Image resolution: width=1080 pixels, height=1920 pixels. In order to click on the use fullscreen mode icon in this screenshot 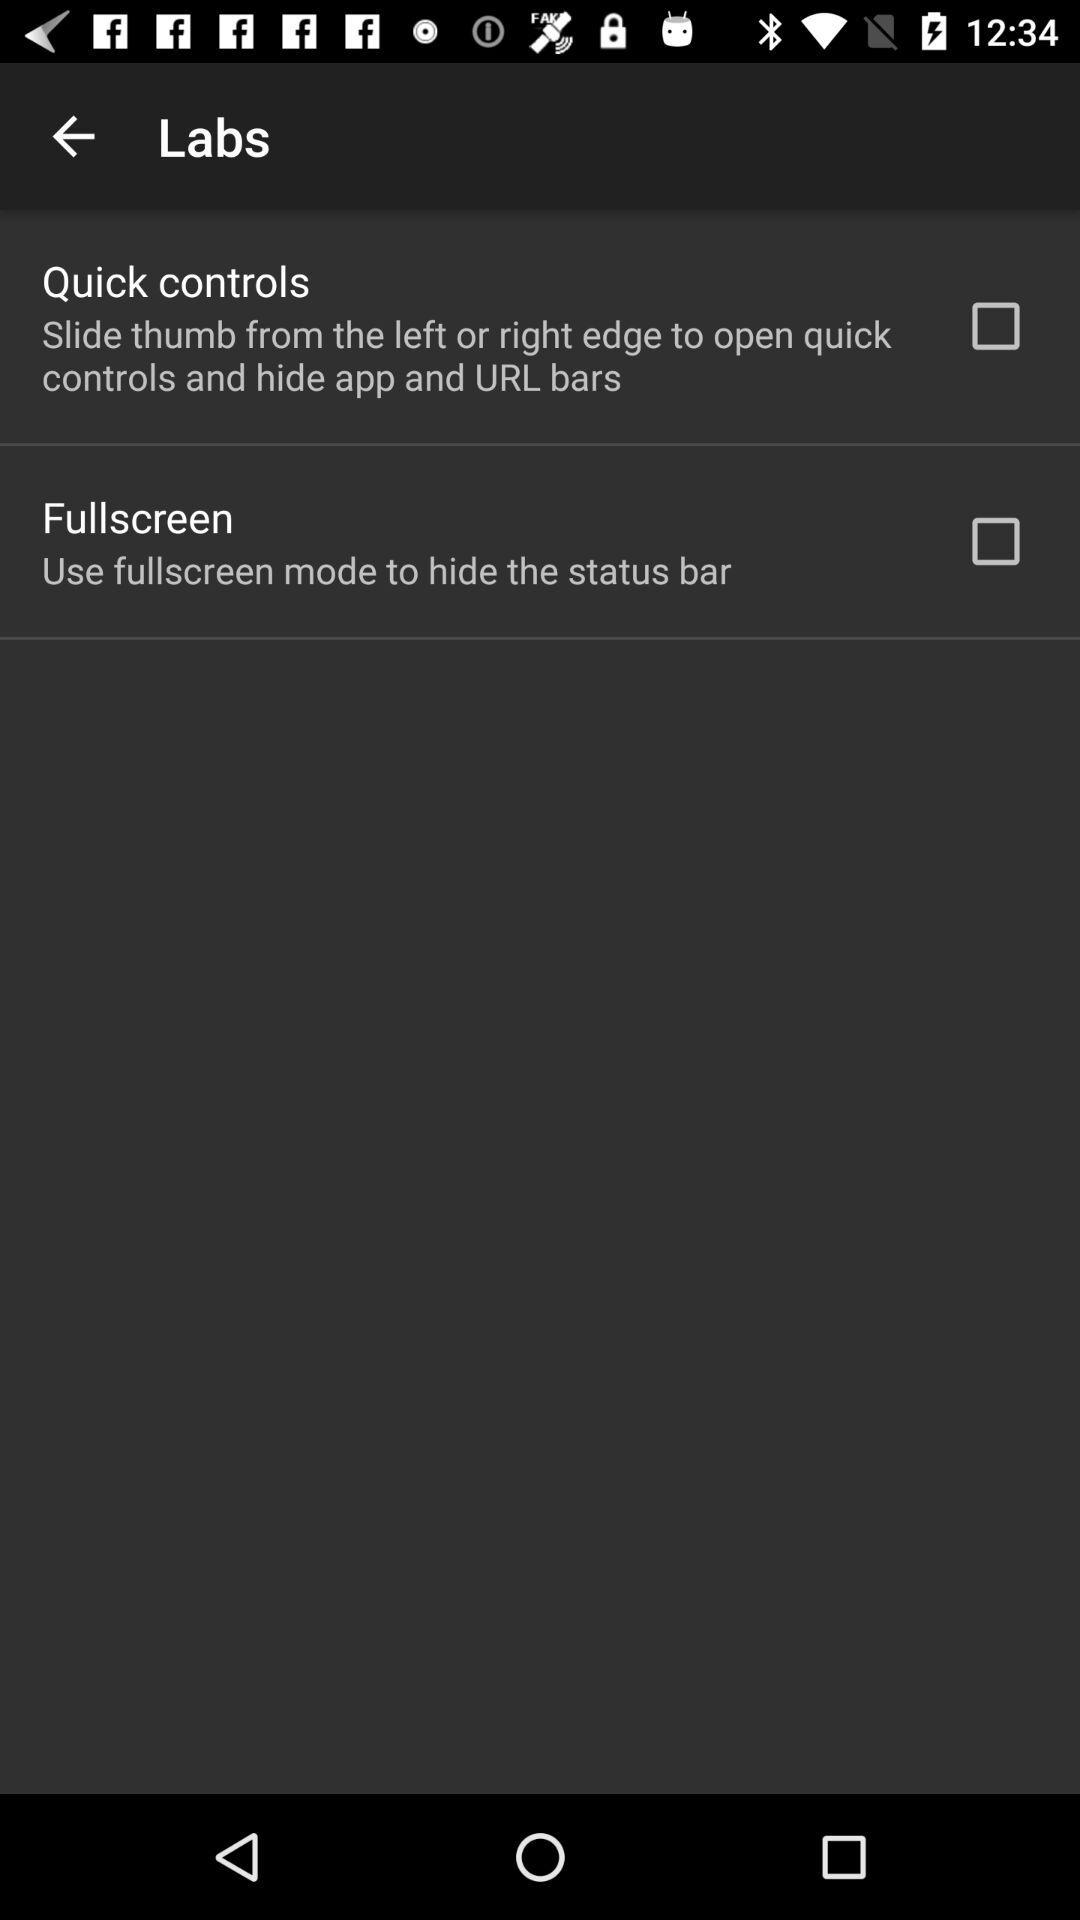, I will do `click(386, 569)`.